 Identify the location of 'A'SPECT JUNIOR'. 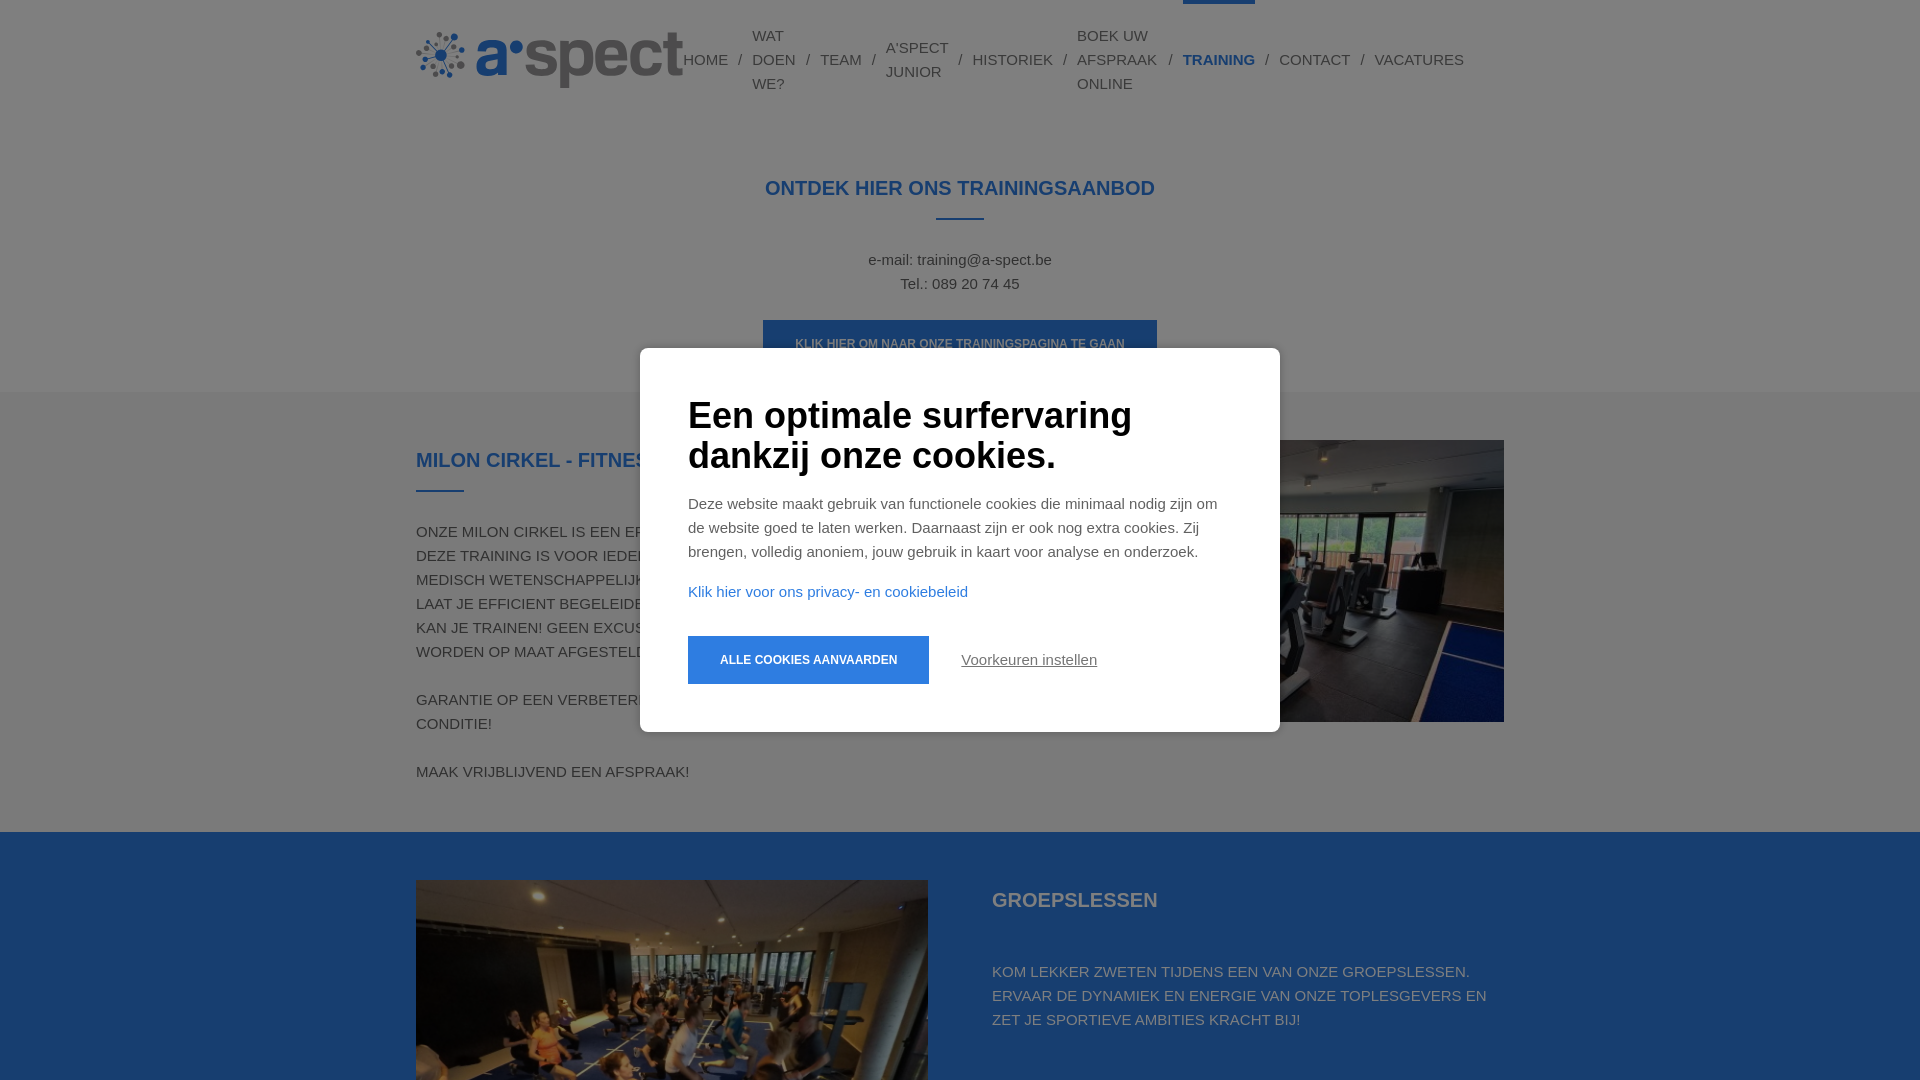
(916, 59).